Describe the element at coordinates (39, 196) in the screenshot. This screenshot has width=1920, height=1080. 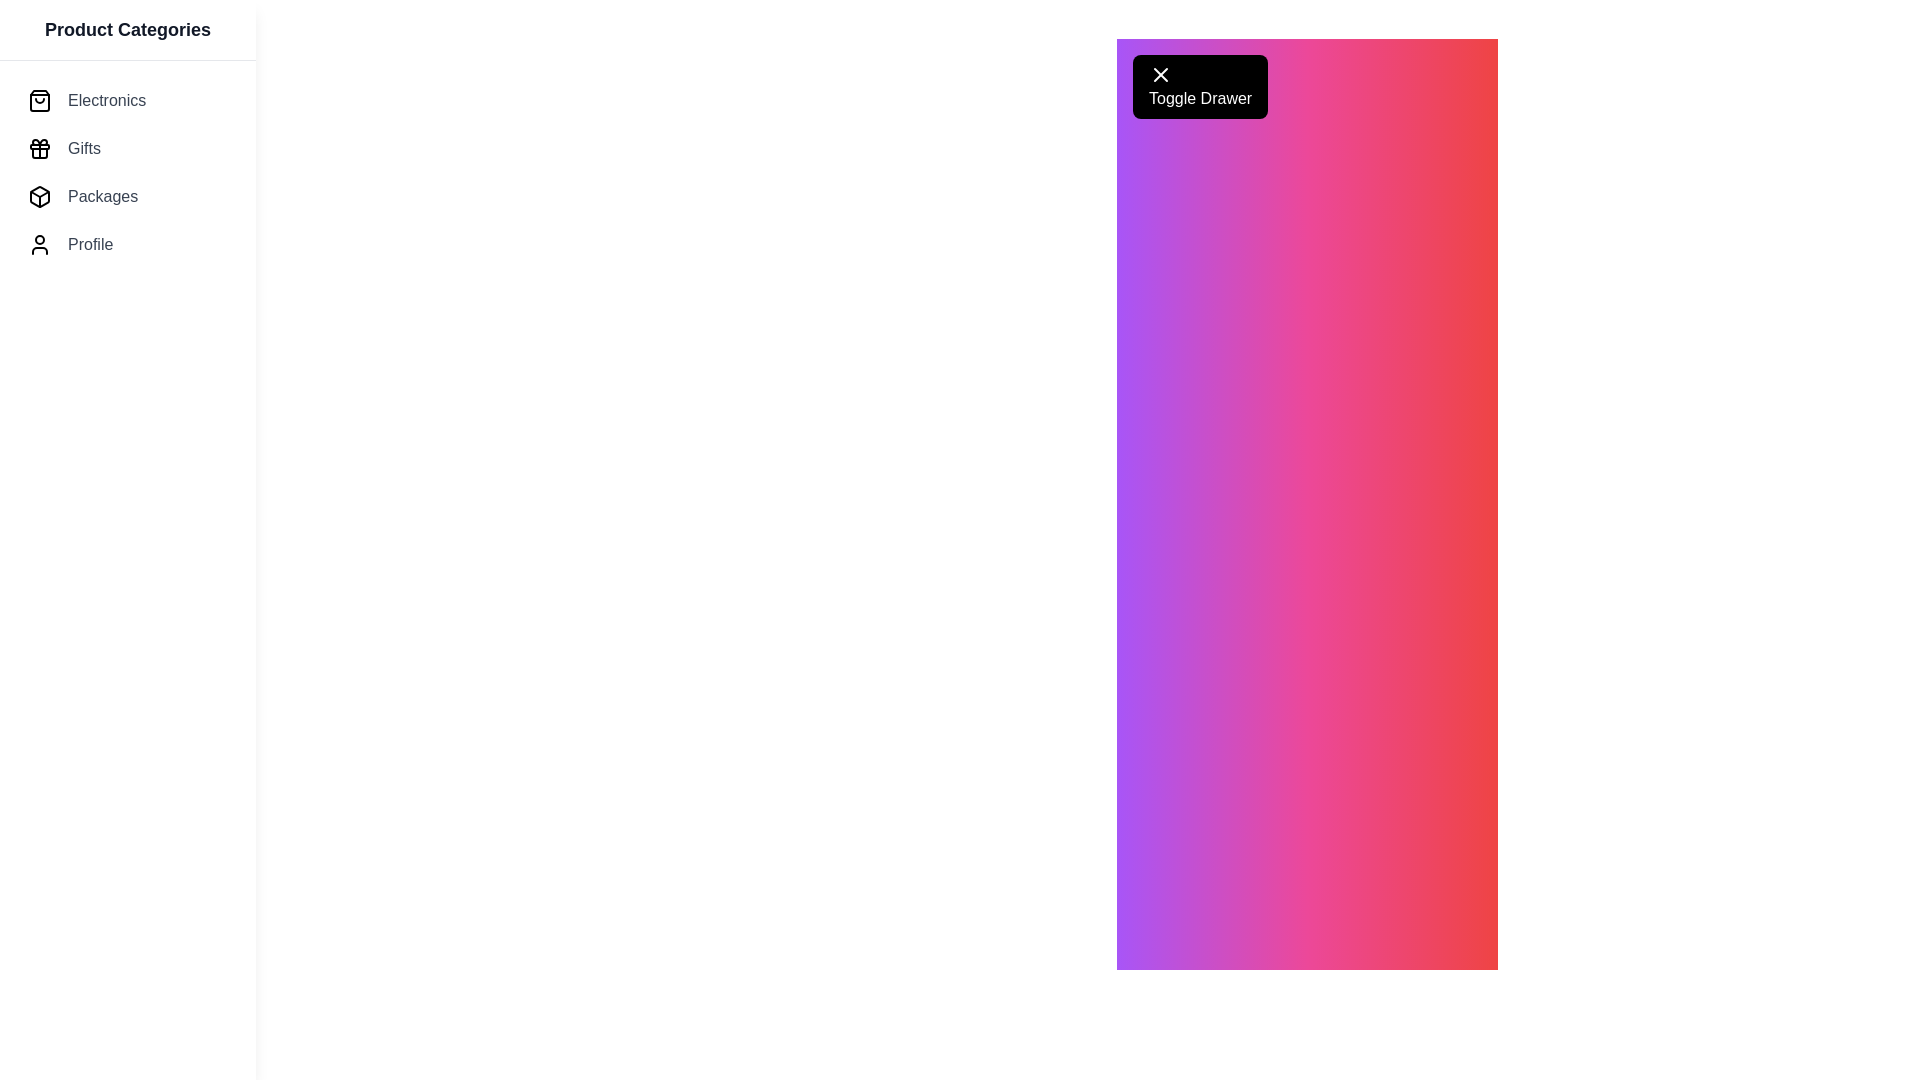
I see `the icon representing the Packages category` at that location.